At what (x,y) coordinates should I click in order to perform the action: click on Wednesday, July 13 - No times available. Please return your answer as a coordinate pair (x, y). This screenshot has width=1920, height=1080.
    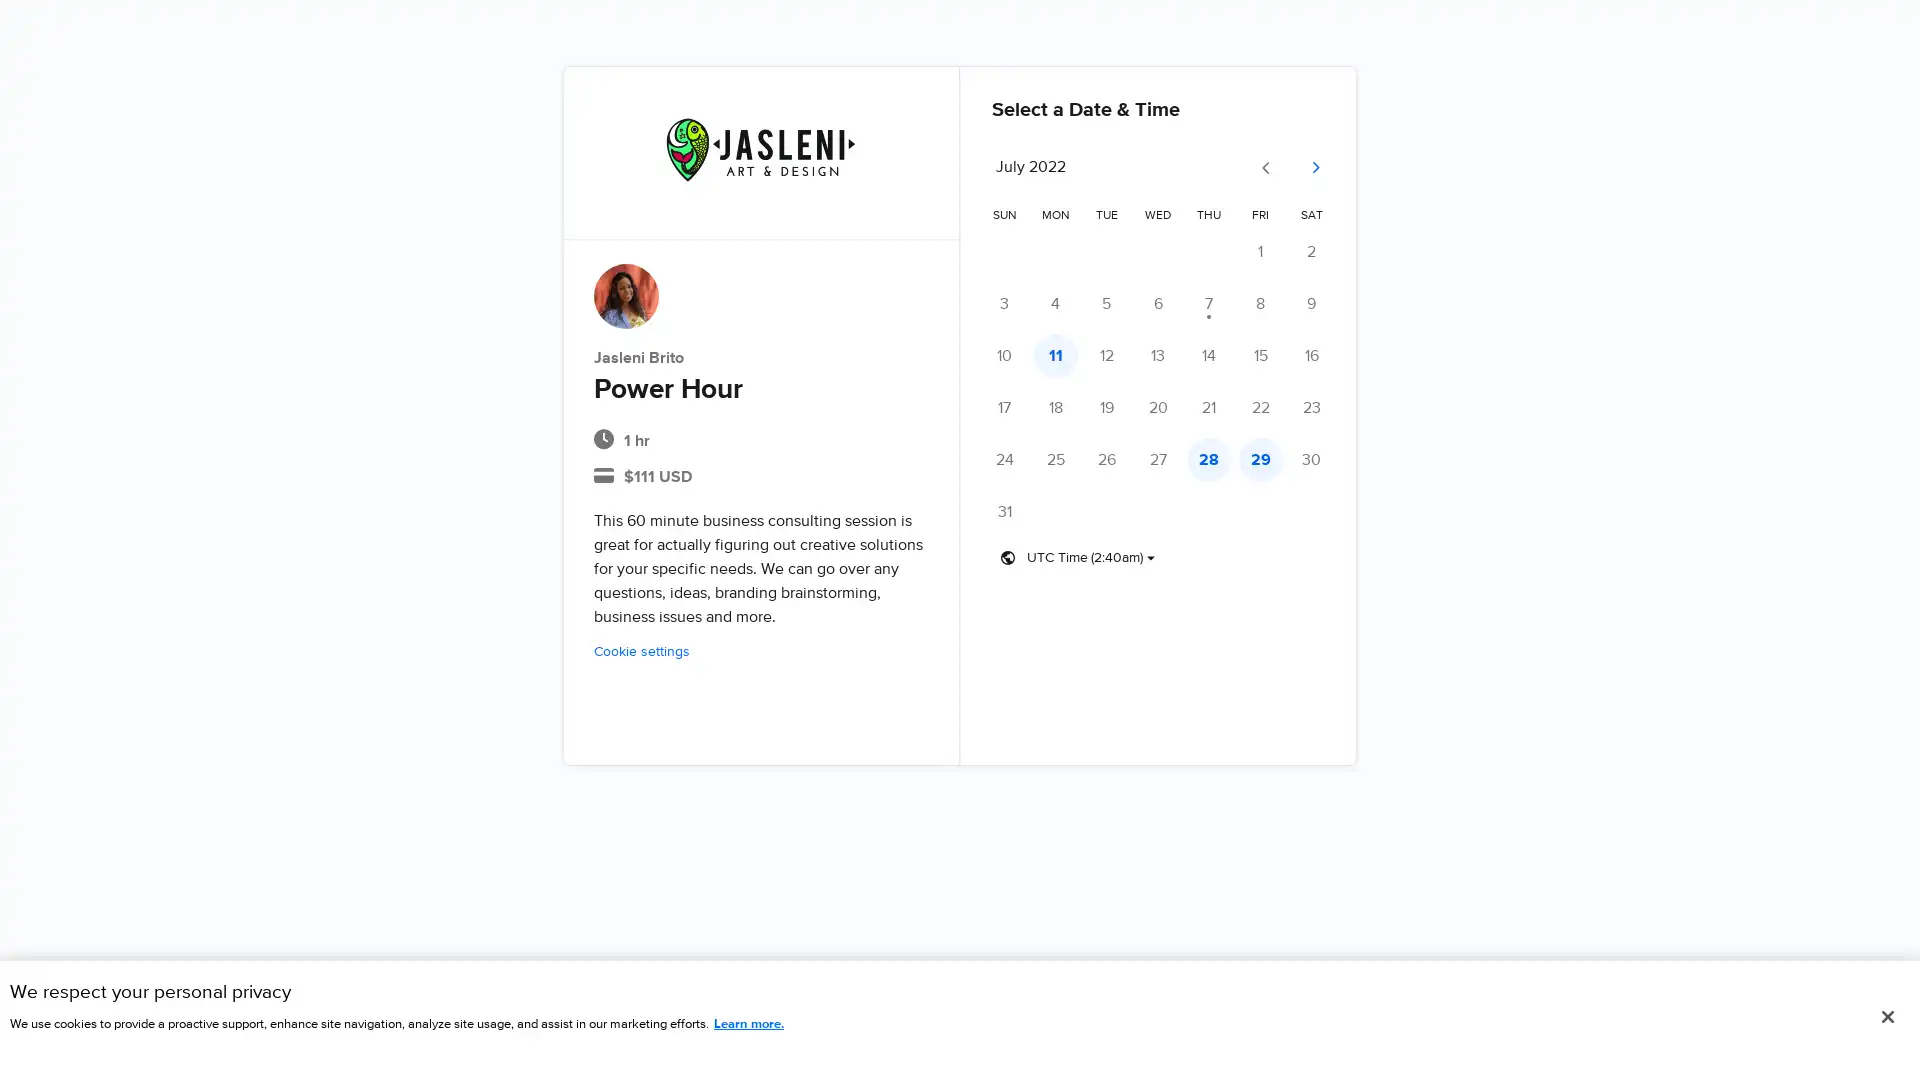
    Looking at the image, I should click on (1158, 354).